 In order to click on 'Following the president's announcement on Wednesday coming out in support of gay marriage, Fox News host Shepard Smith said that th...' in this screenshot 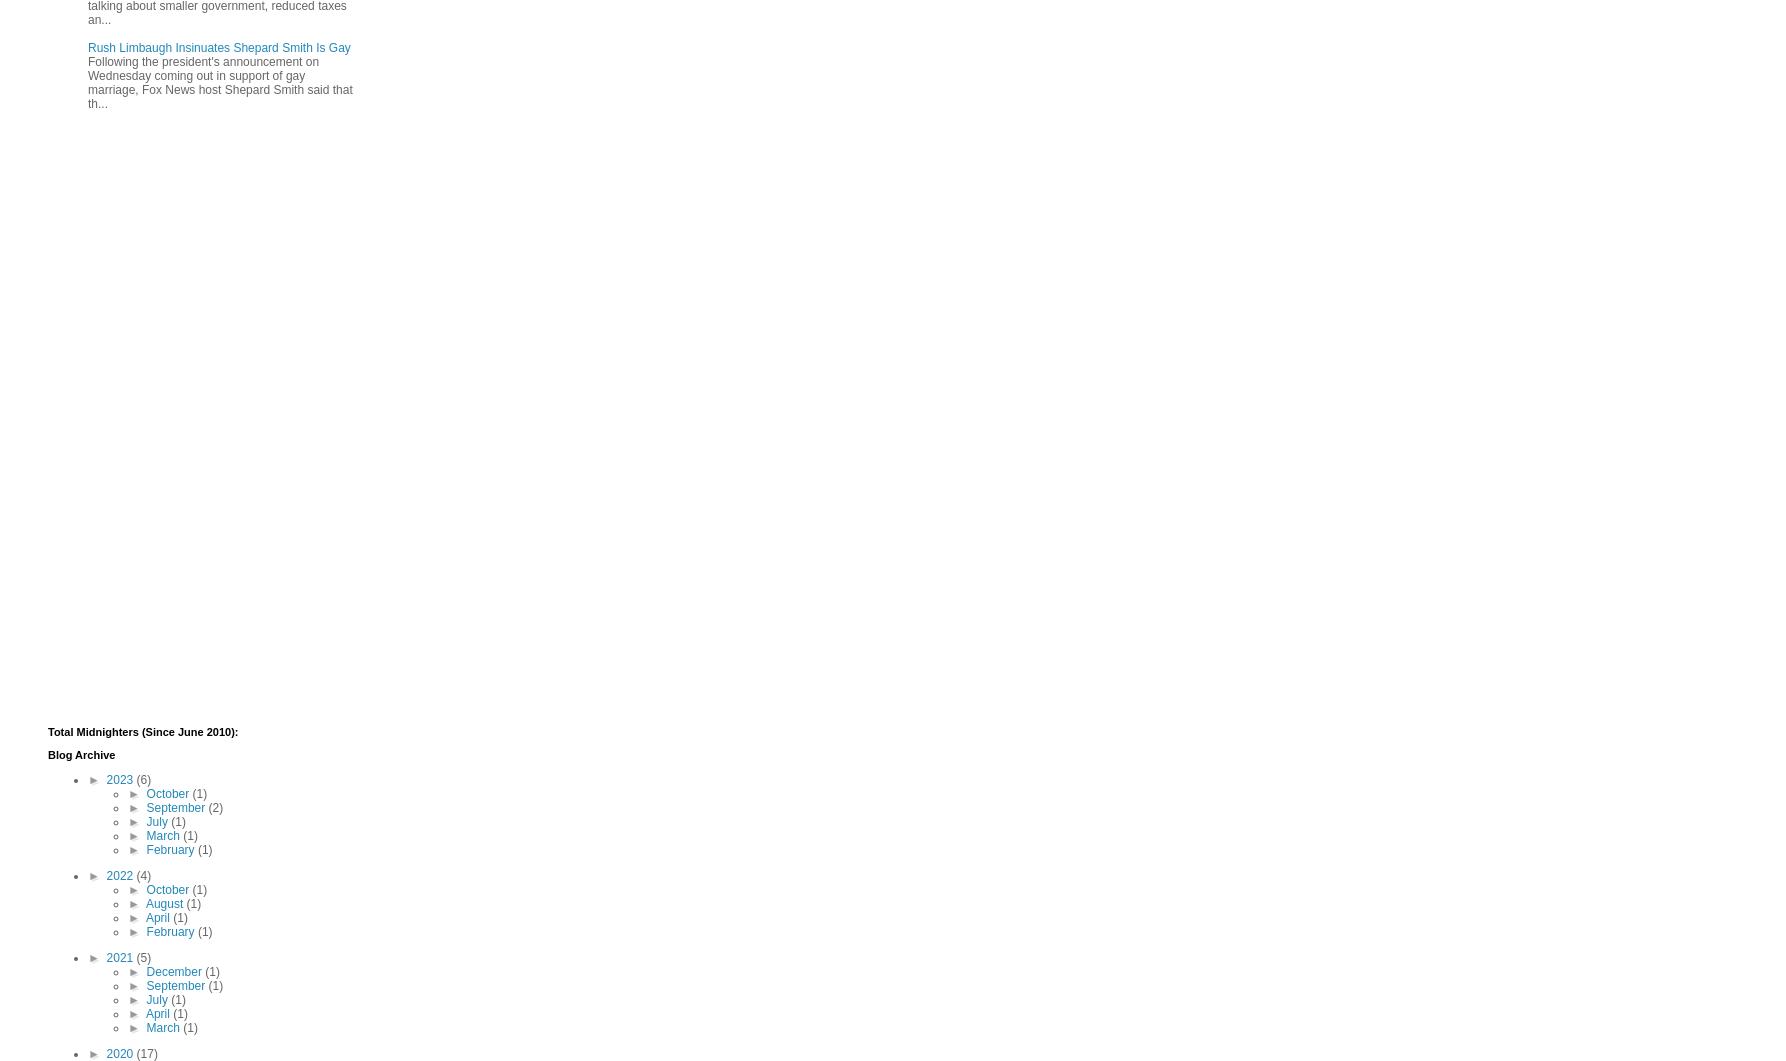, I will do `click(219, 82)`.